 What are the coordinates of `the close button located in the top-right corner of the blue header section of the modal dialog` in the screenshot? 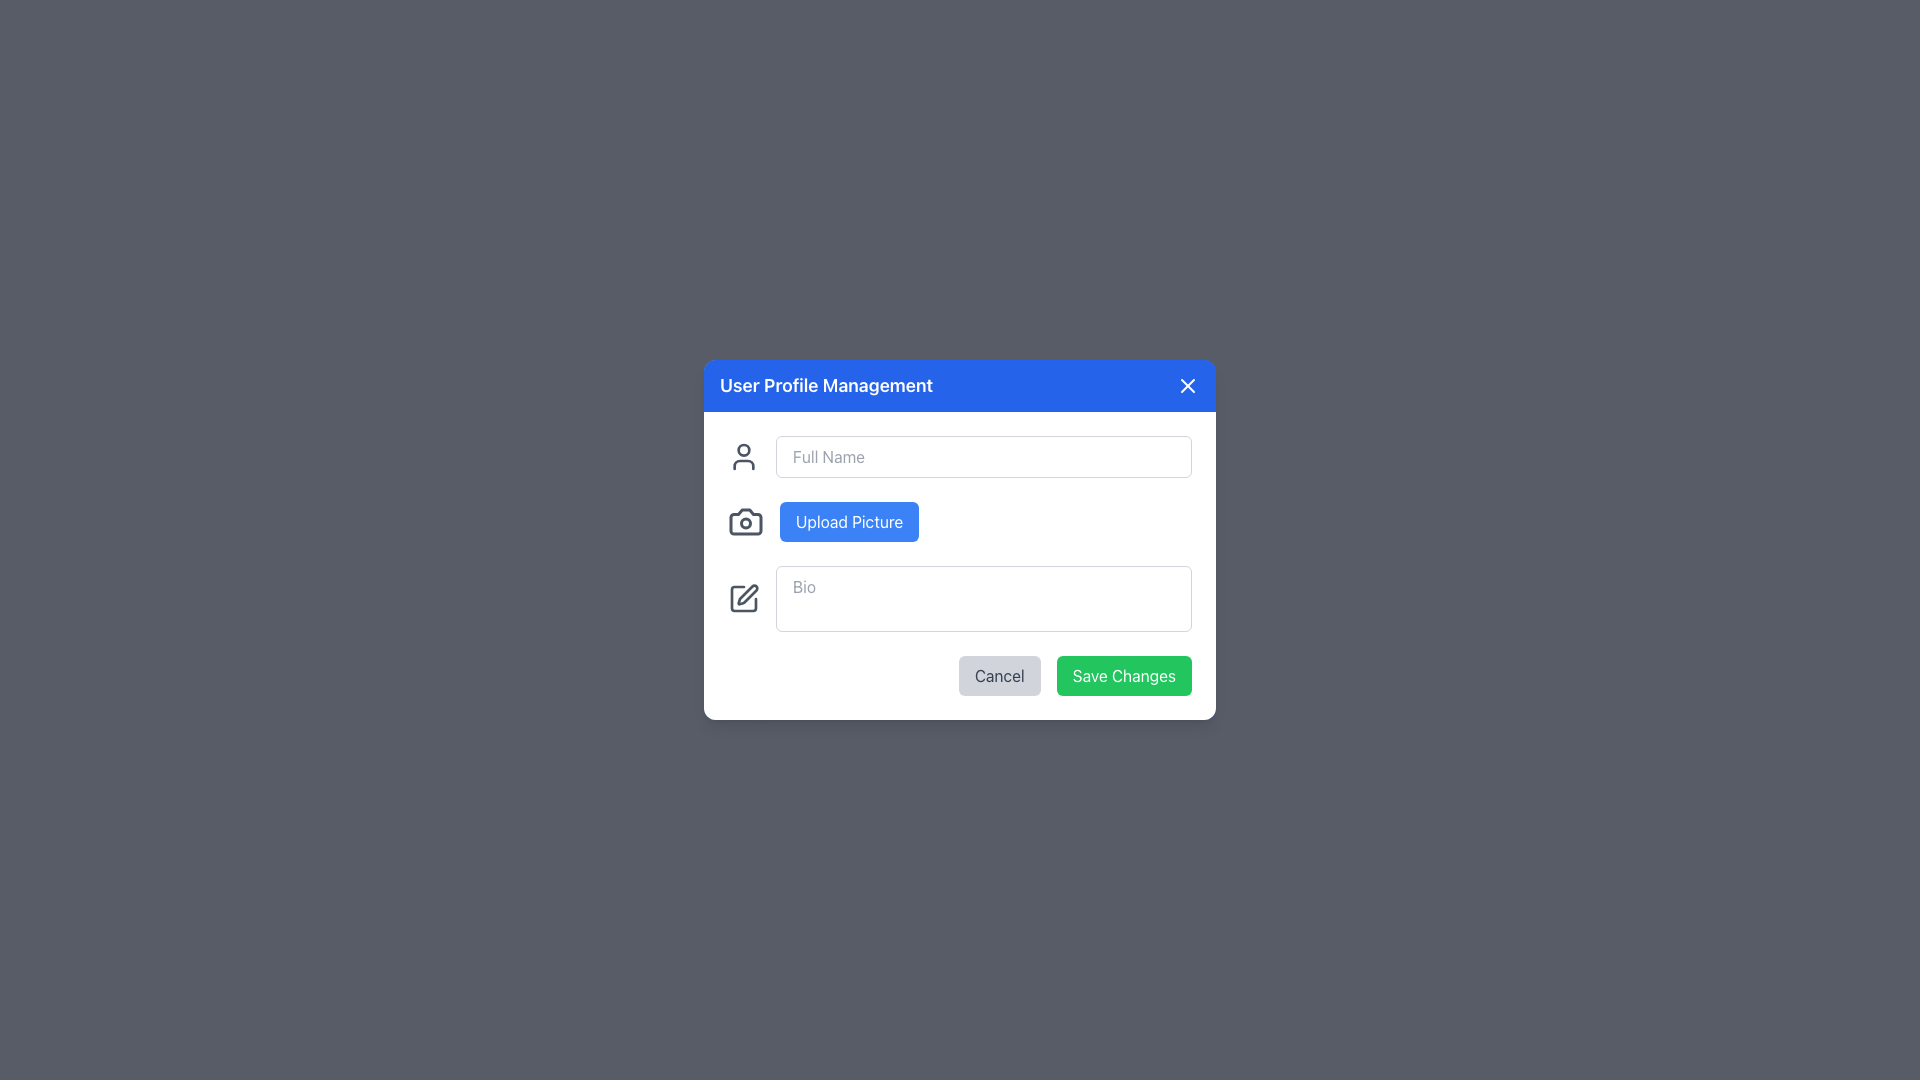 It's located at (1188, 385).